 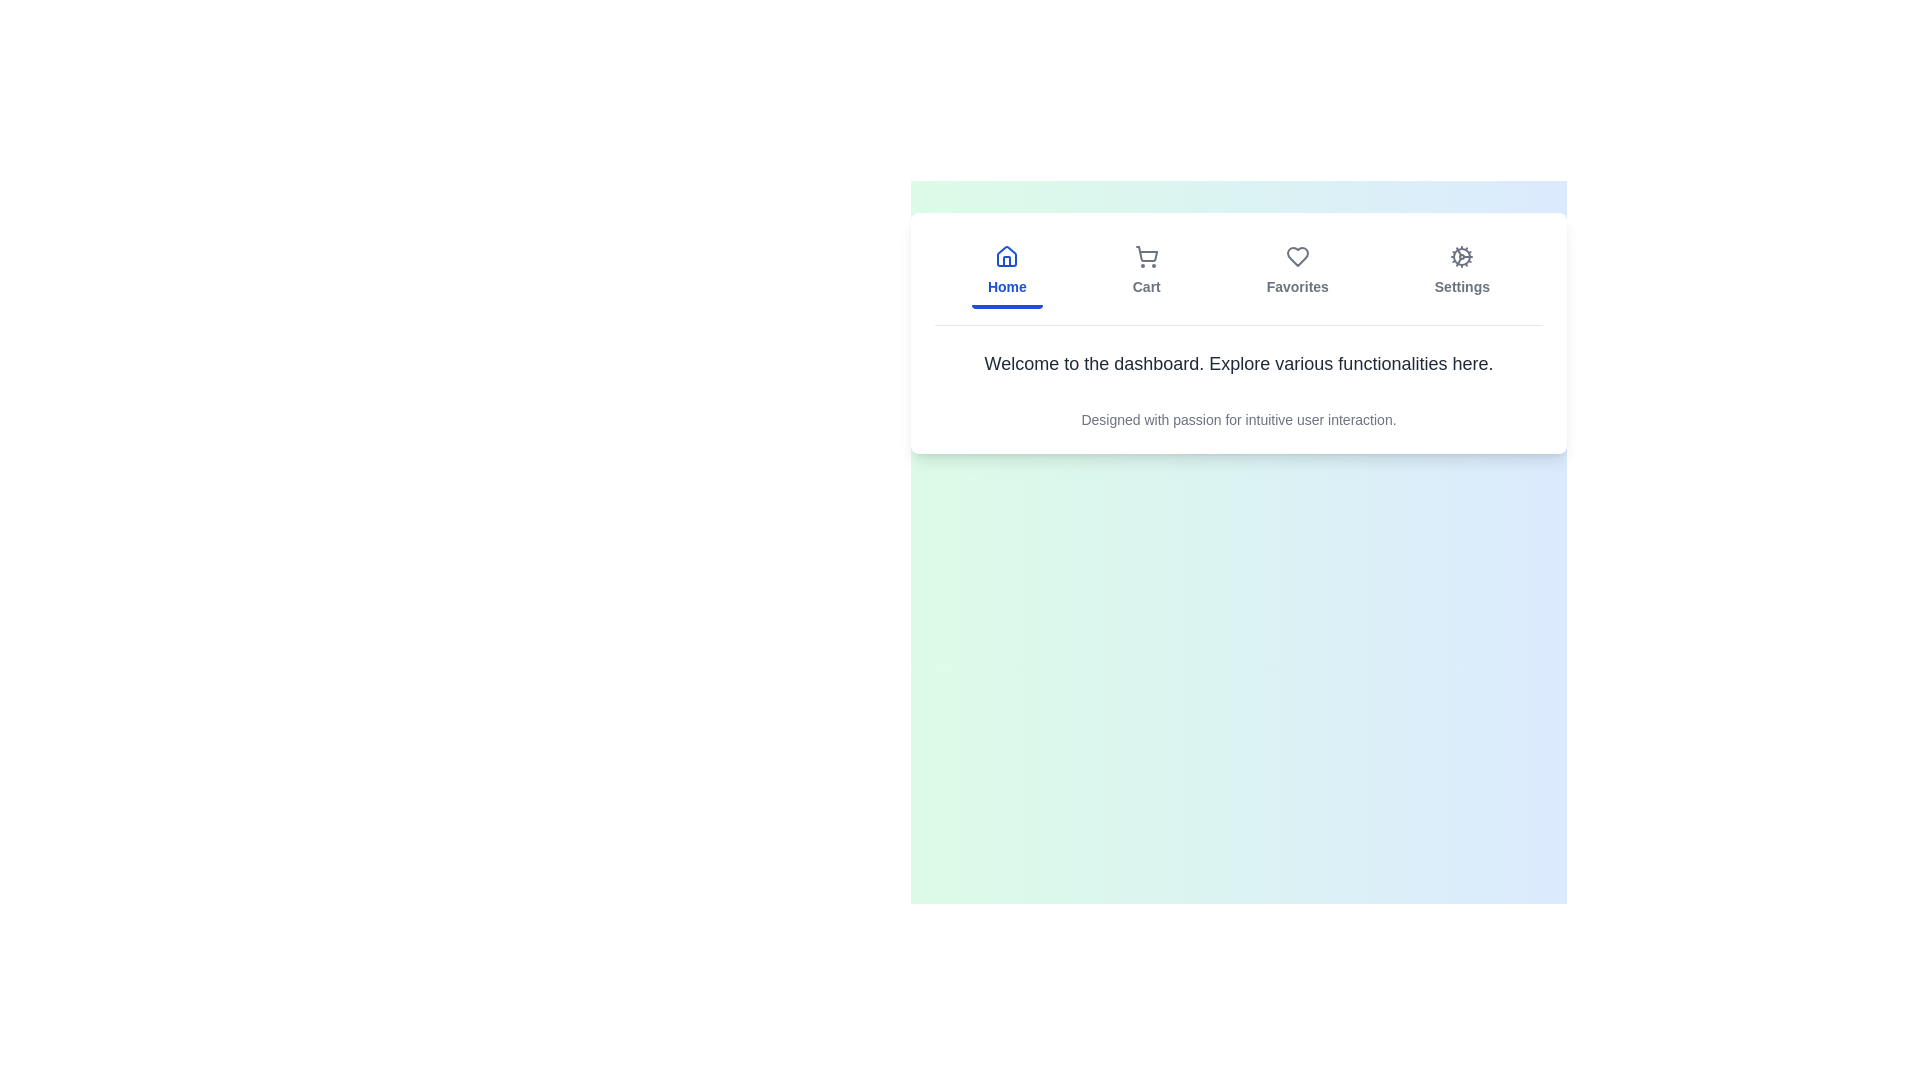 I want to click on the 'Favorites' icon located above the 'Favorites' text label in the navigation bar, so click(x=1297, y=256).